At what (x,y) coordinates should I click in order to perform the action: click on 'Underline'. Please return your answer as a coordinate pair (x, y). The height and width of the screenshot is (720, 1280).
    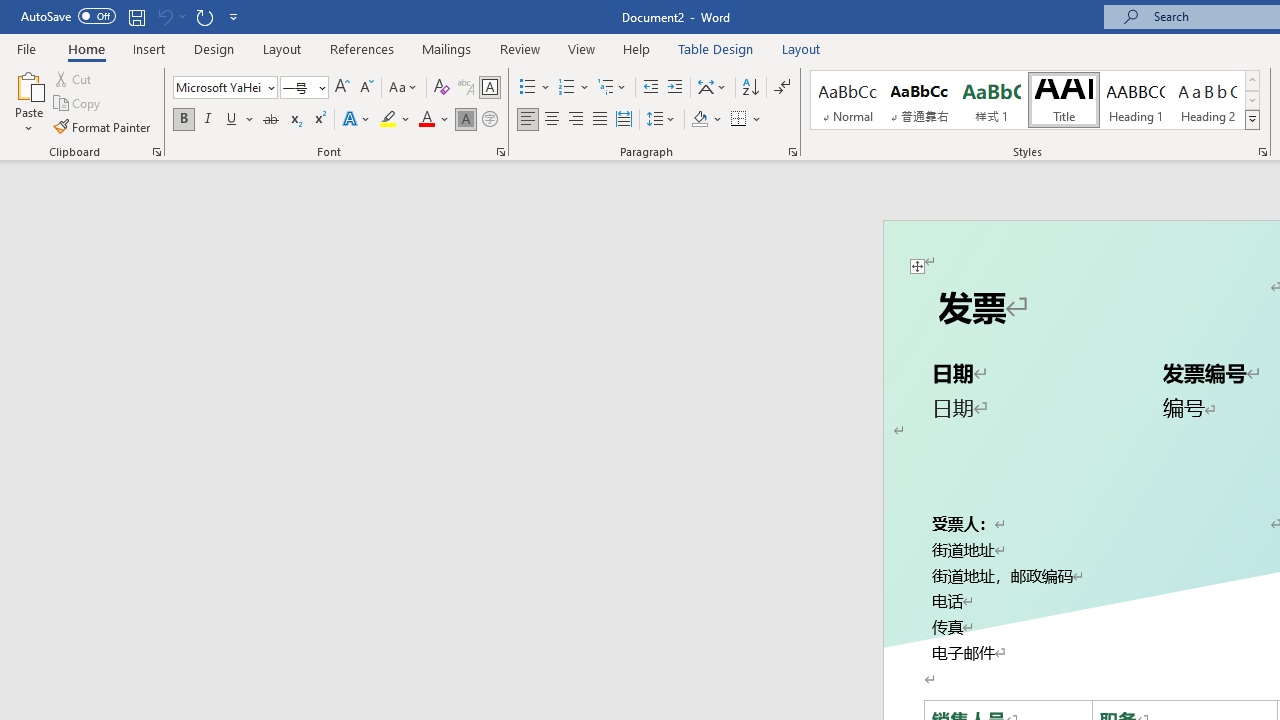
    Looking at the image, I should click on (232, 119).